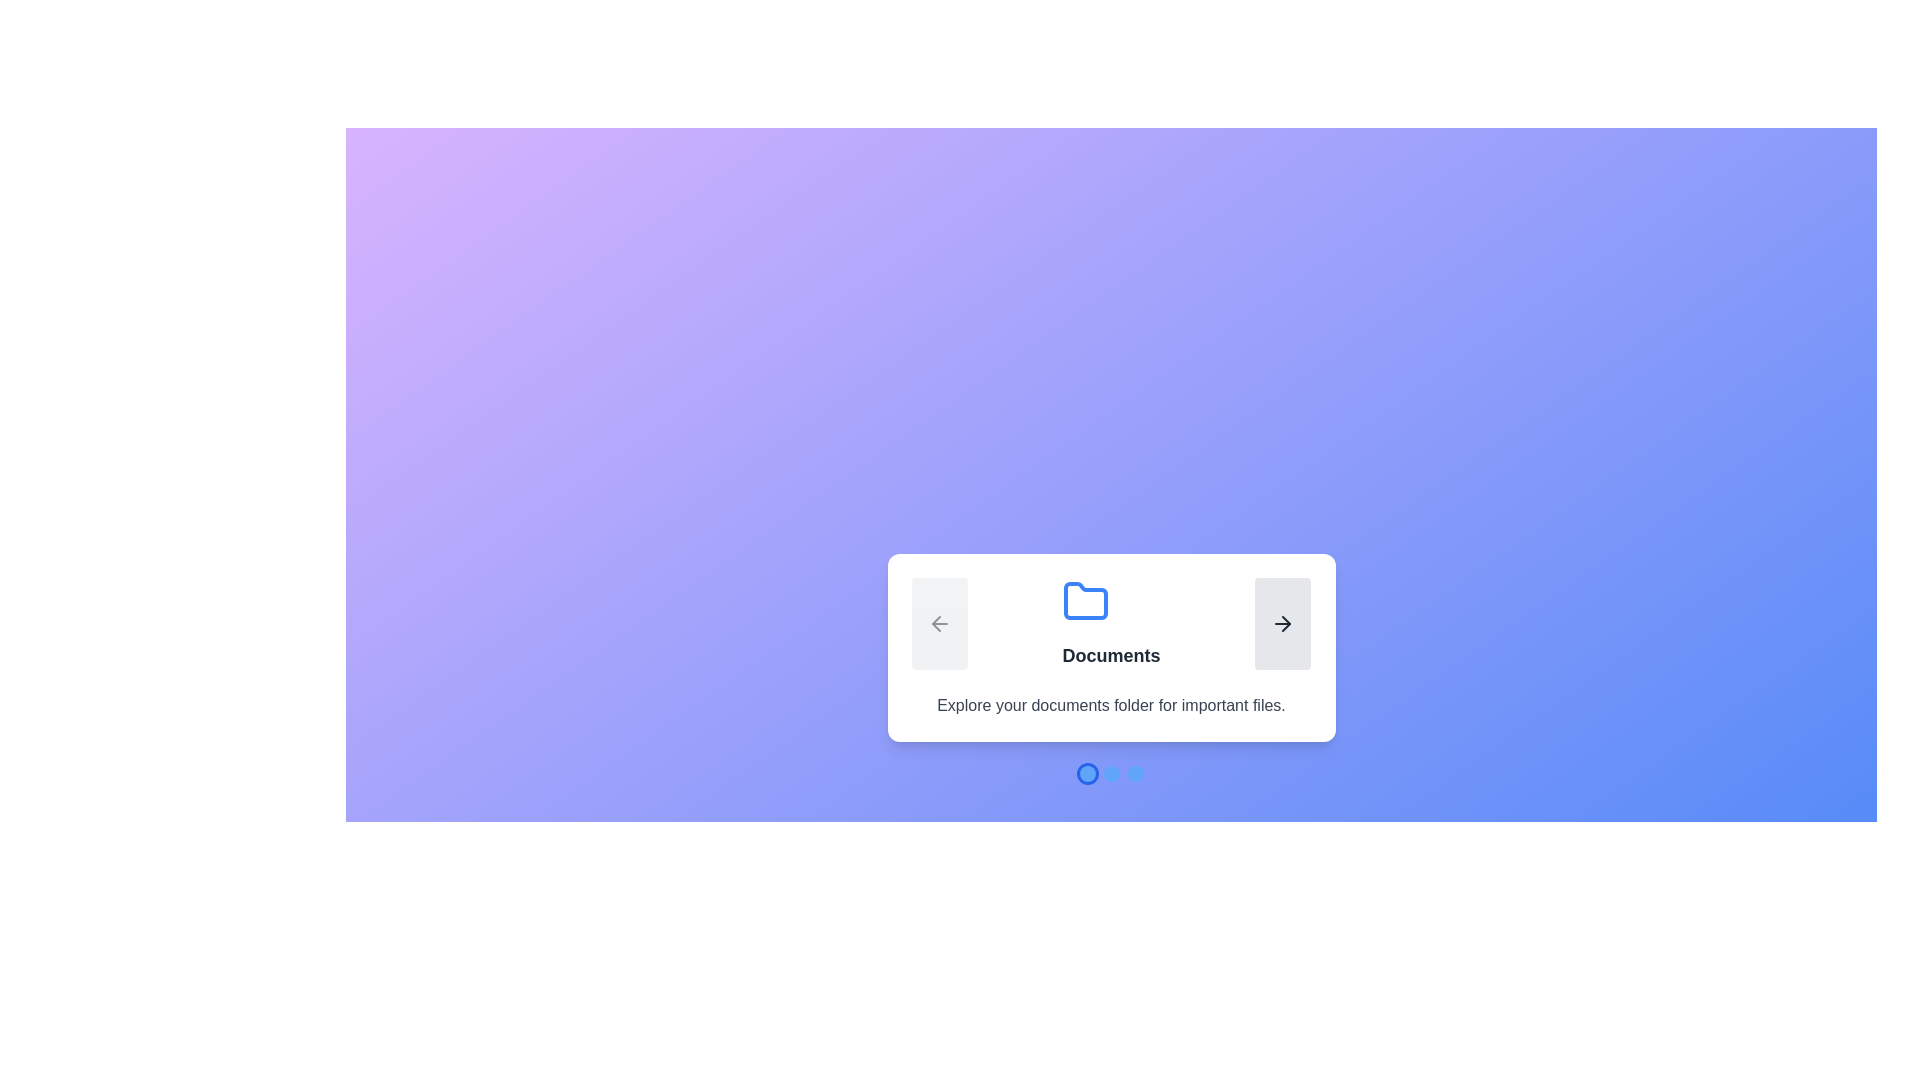 The width and height of the screenshot is (1920, 1080). I want to click on right navigation button to proceed to the next step, so click(1282, 623).